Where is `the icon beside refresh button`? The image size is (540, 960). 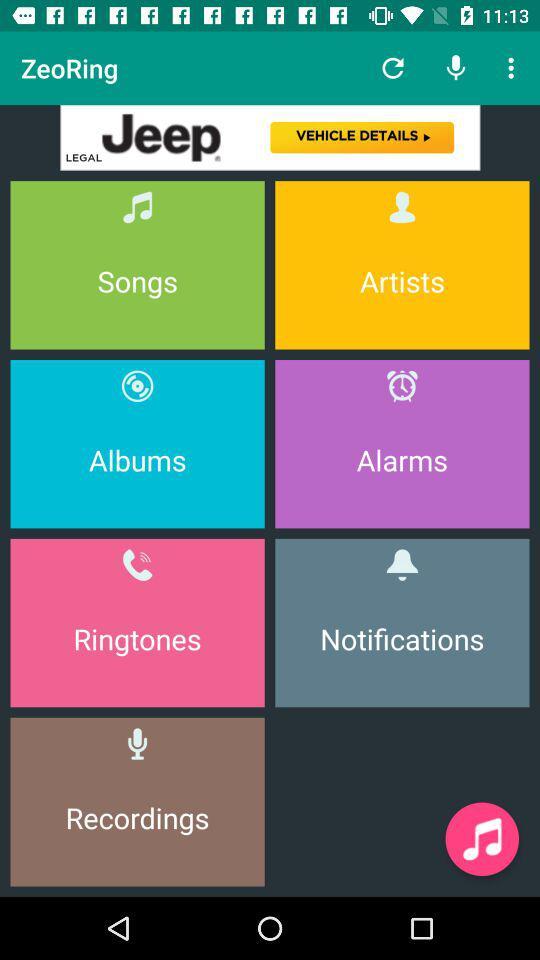
the icon beside refresh button is located at coordinates (456, 68).